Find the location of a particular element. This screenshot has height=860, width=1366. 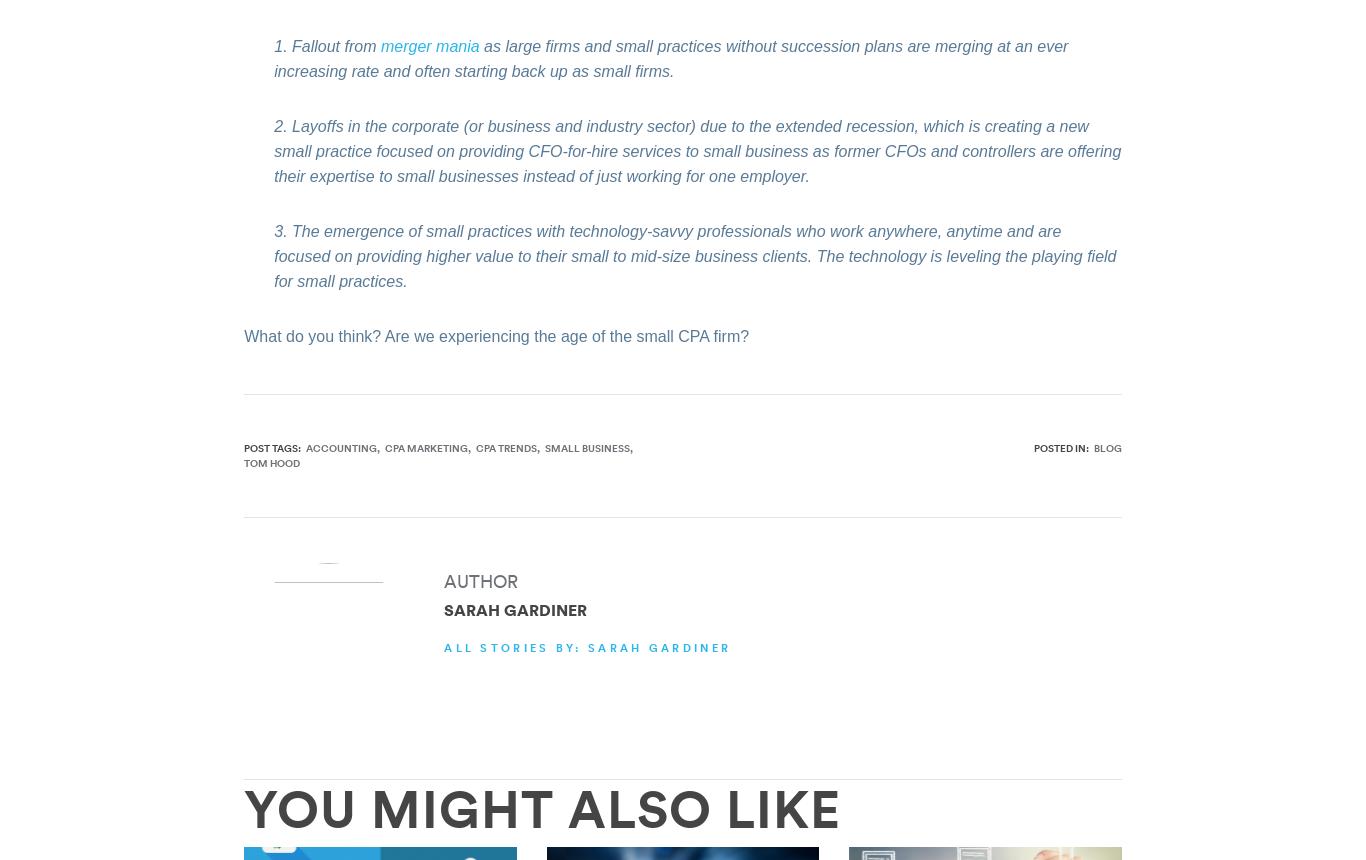

'Sarah Gardiner' is located at coordinates (515, 608).